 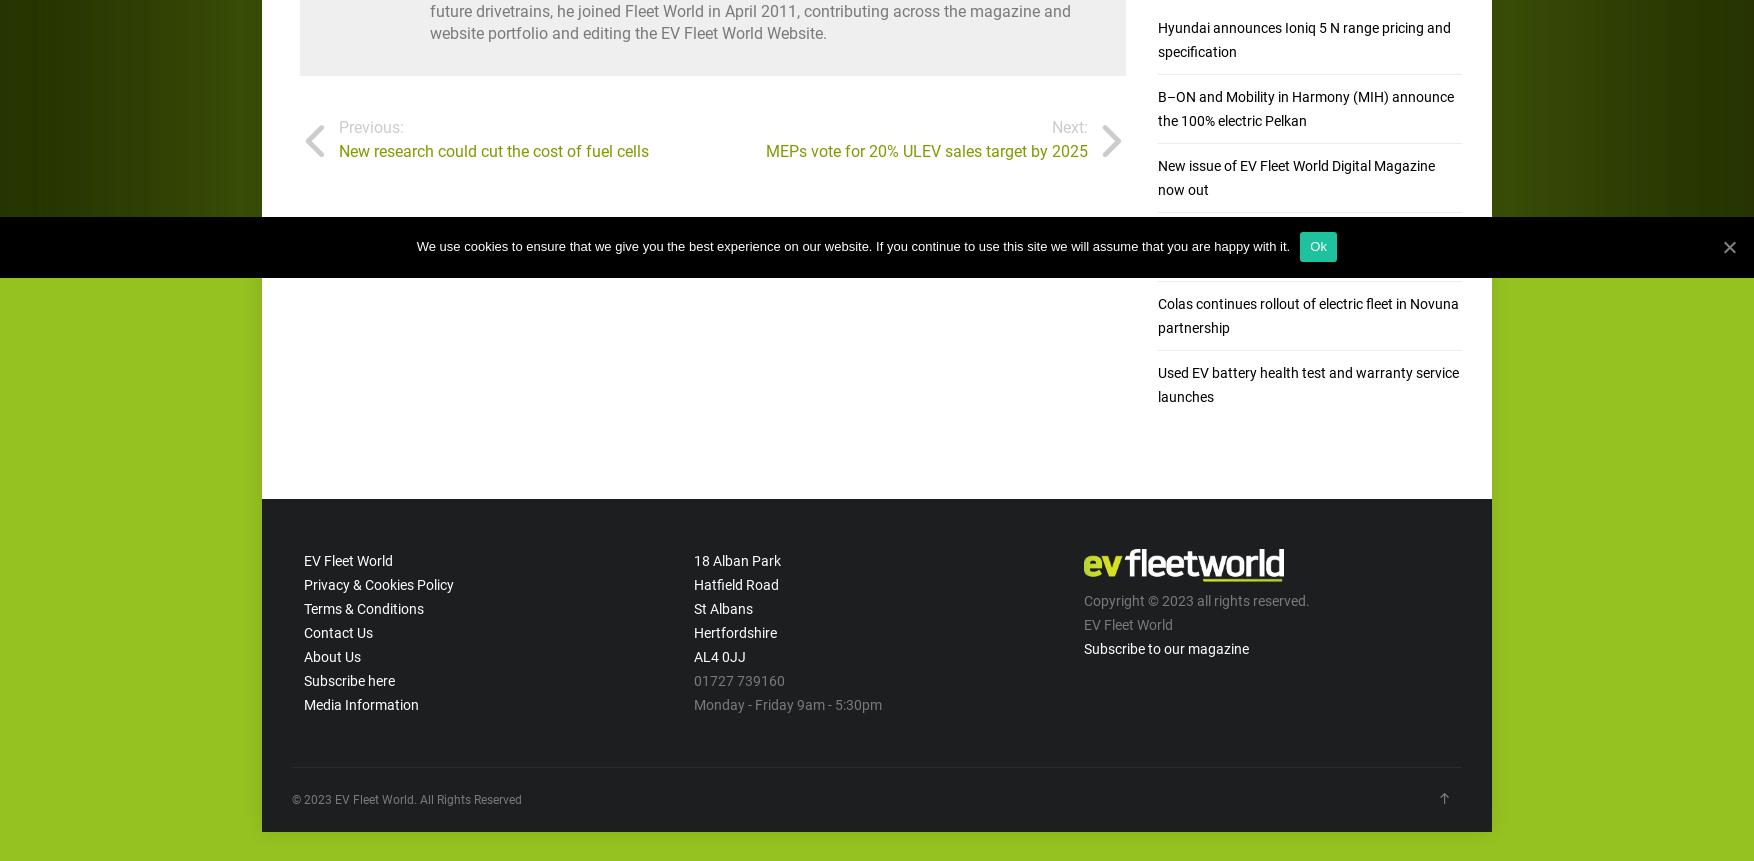 I want to click on 'Hertfordshire', so click(x=734, y=631).